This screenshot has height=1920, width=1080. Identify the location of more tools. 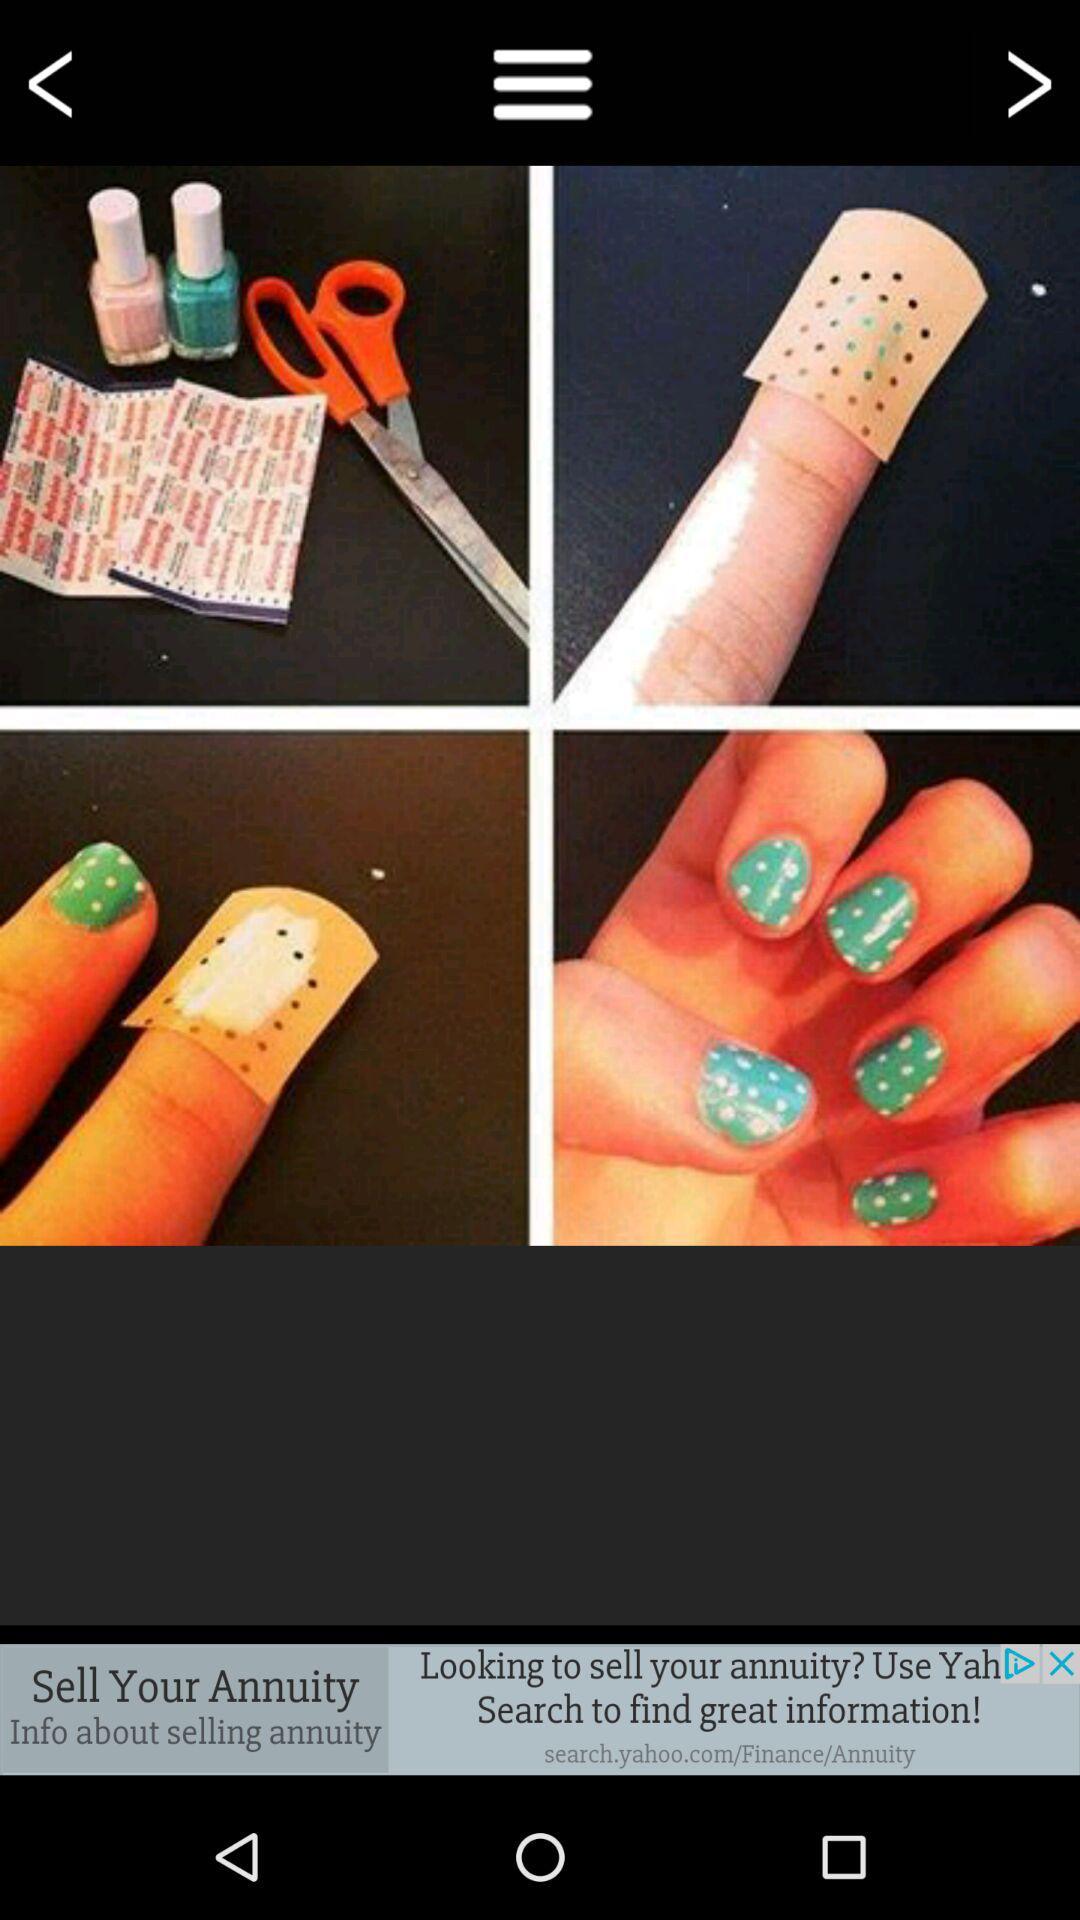
(540, 81).